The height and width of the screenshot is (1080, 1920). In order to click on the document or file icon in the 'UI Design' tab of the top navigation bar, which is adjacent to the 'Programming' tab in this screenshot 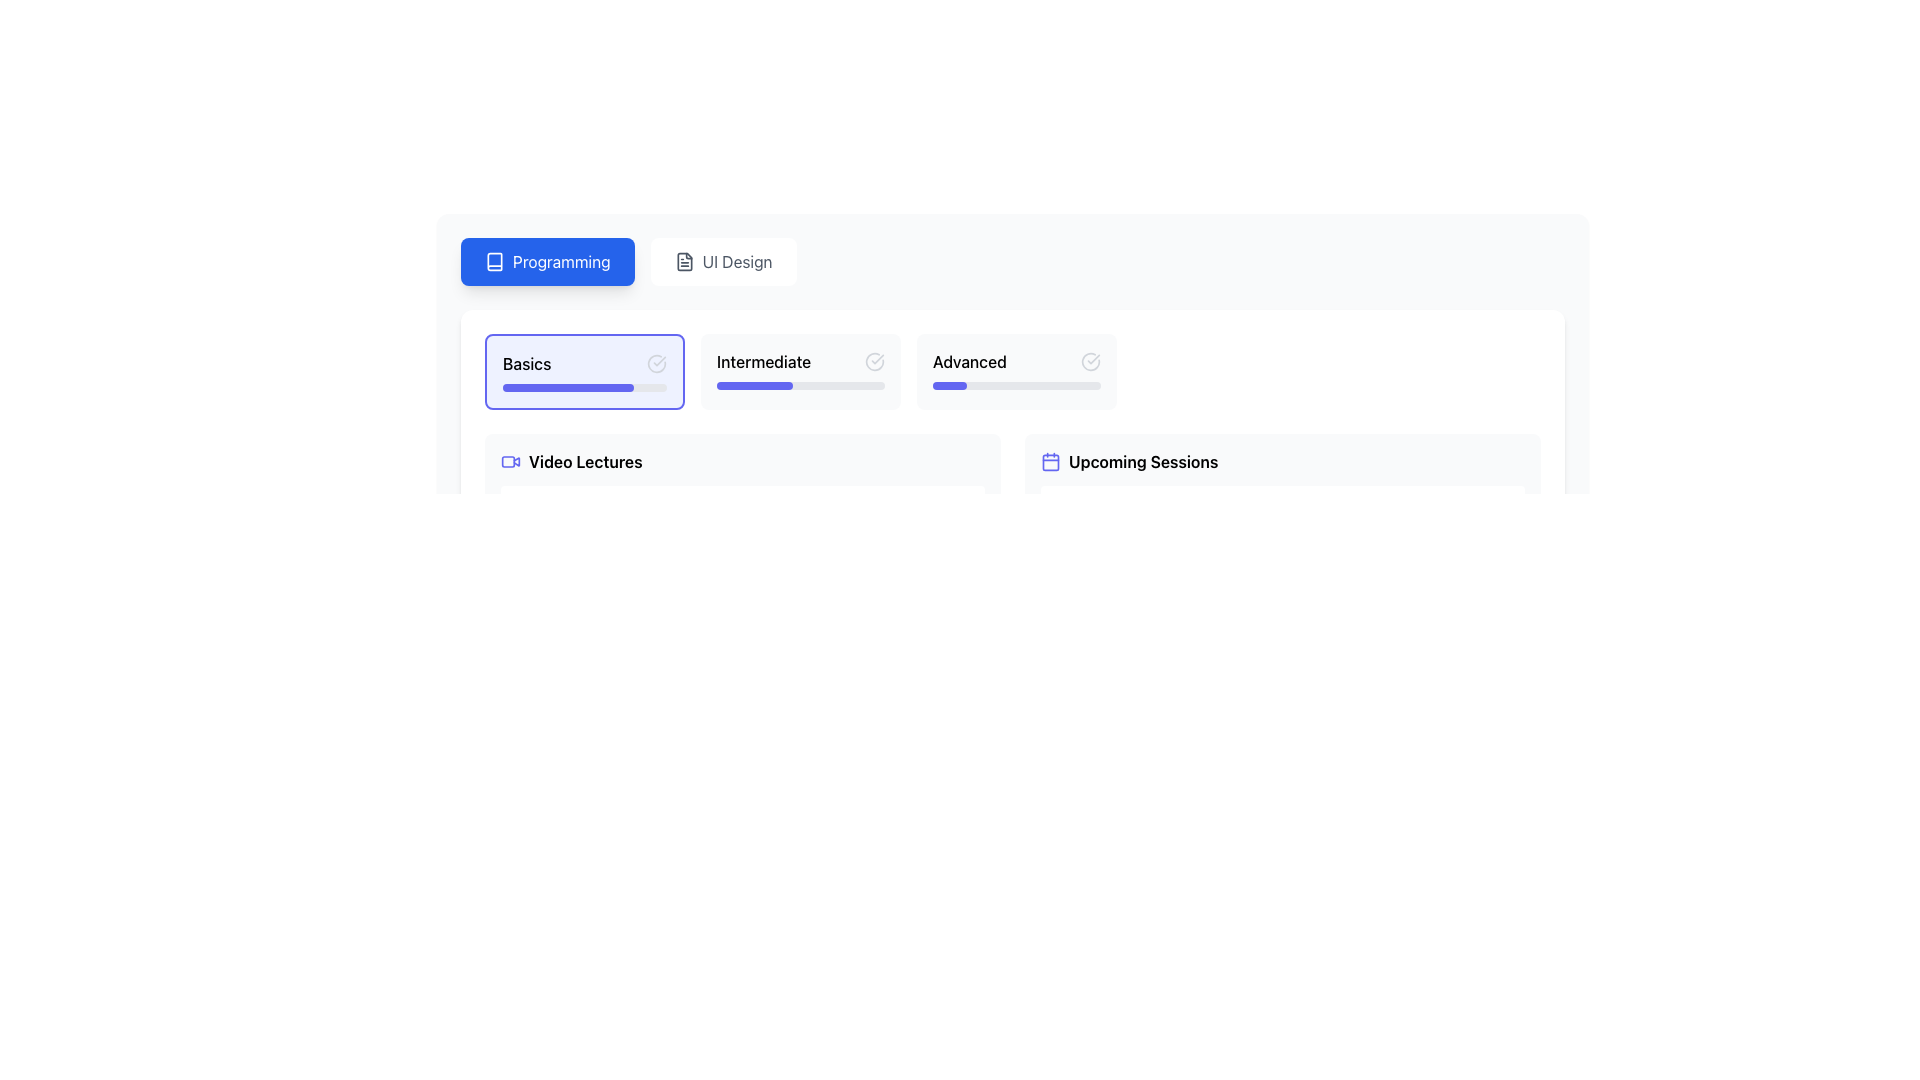, I will do `click(684, 261)`.